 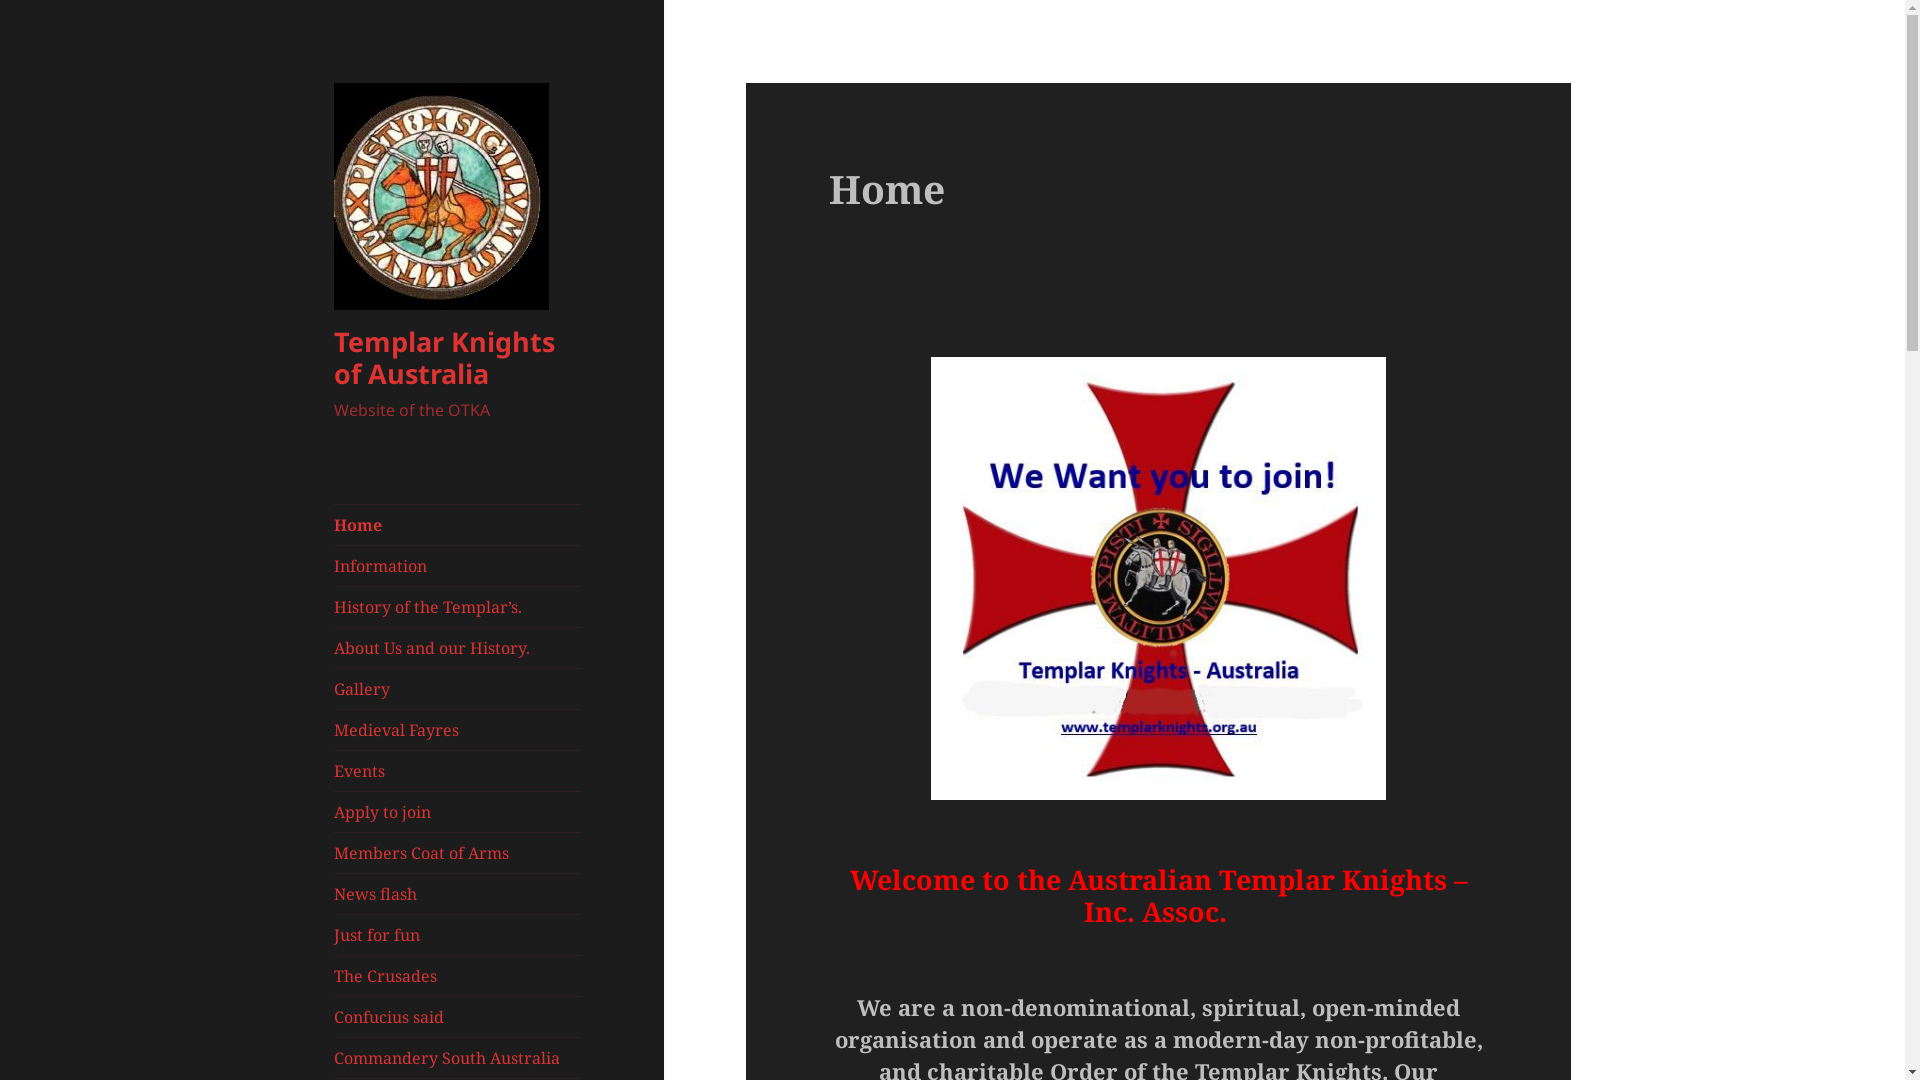 What do you see at coordinates (456, 1056) in the screenshot?
I see `'Commandery South Australia'` at bounding box center [456, 1056].